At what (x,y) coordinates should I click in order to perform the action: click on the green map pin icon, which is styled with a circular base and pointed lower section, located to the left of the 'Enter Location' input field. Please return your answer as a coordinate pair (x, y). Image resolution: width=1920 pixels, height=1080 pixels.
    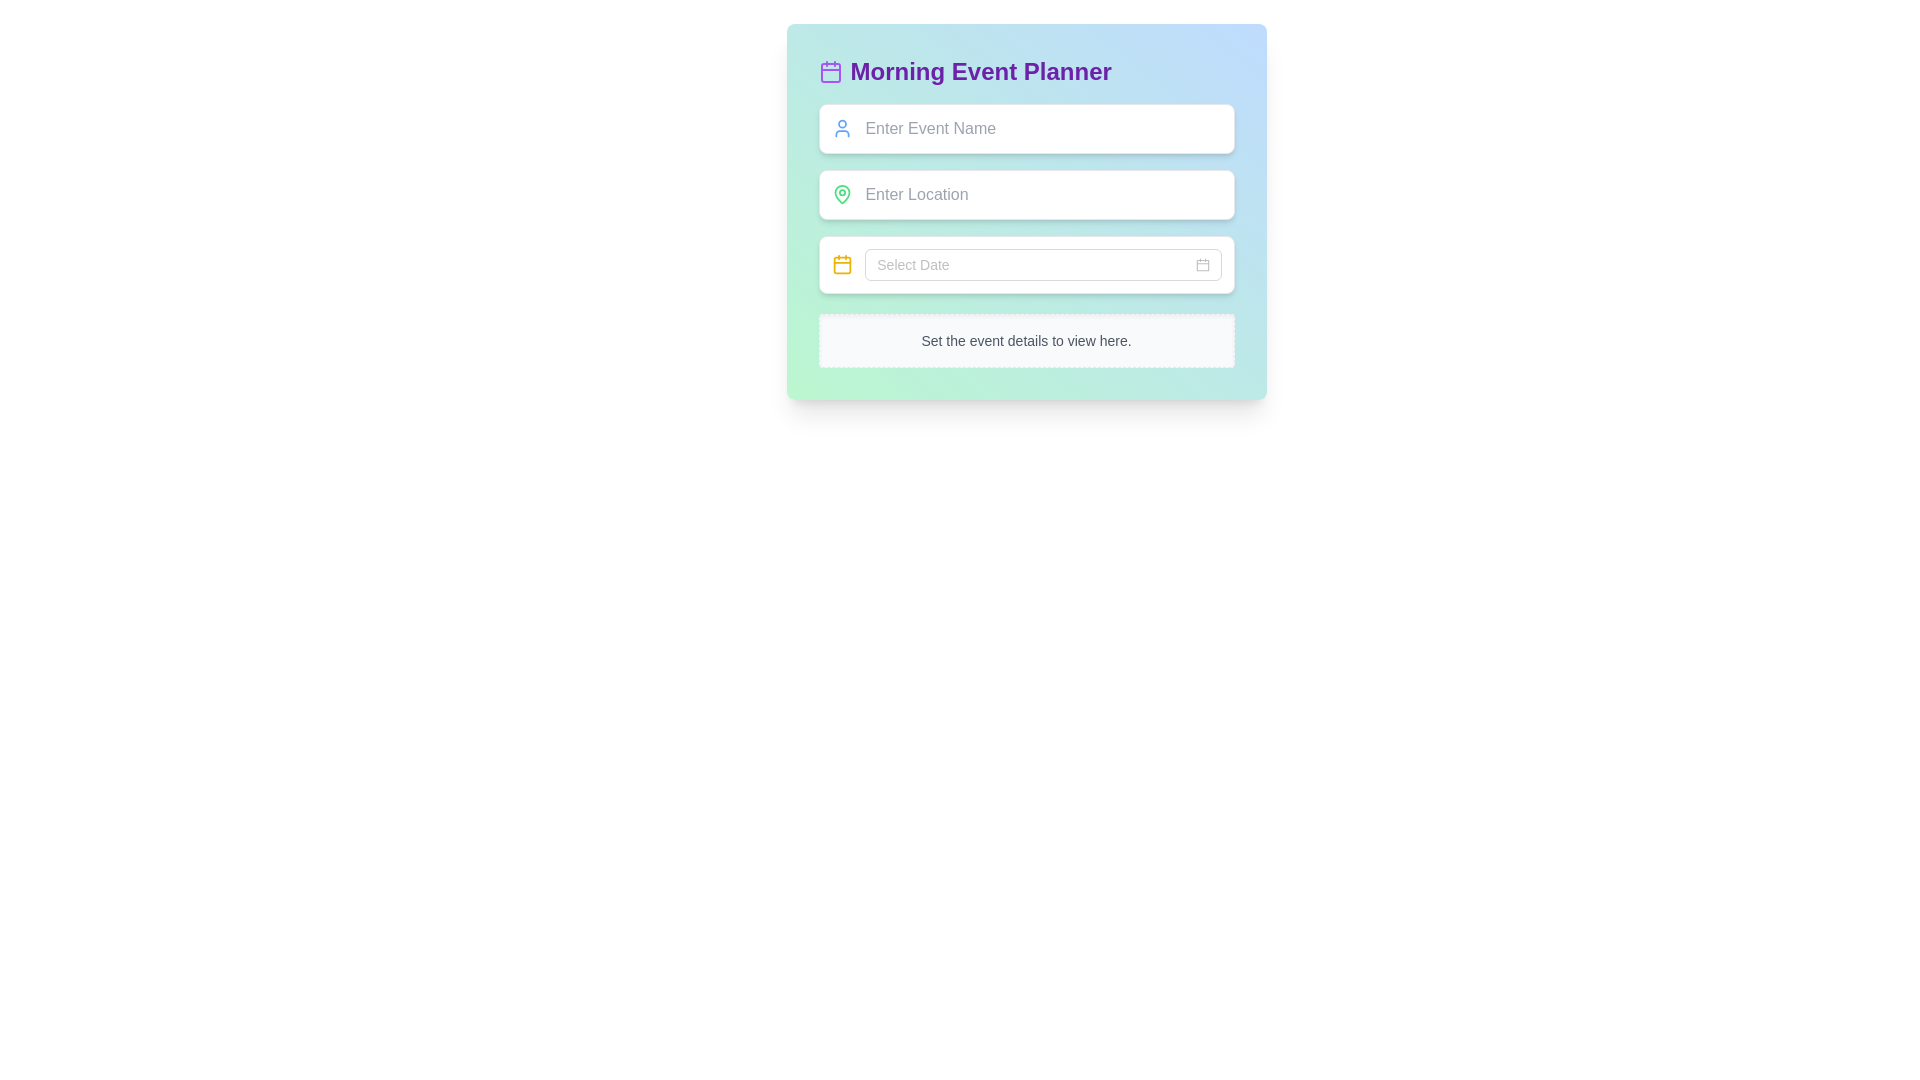
    Looking at the image, I should click on (842, 195).